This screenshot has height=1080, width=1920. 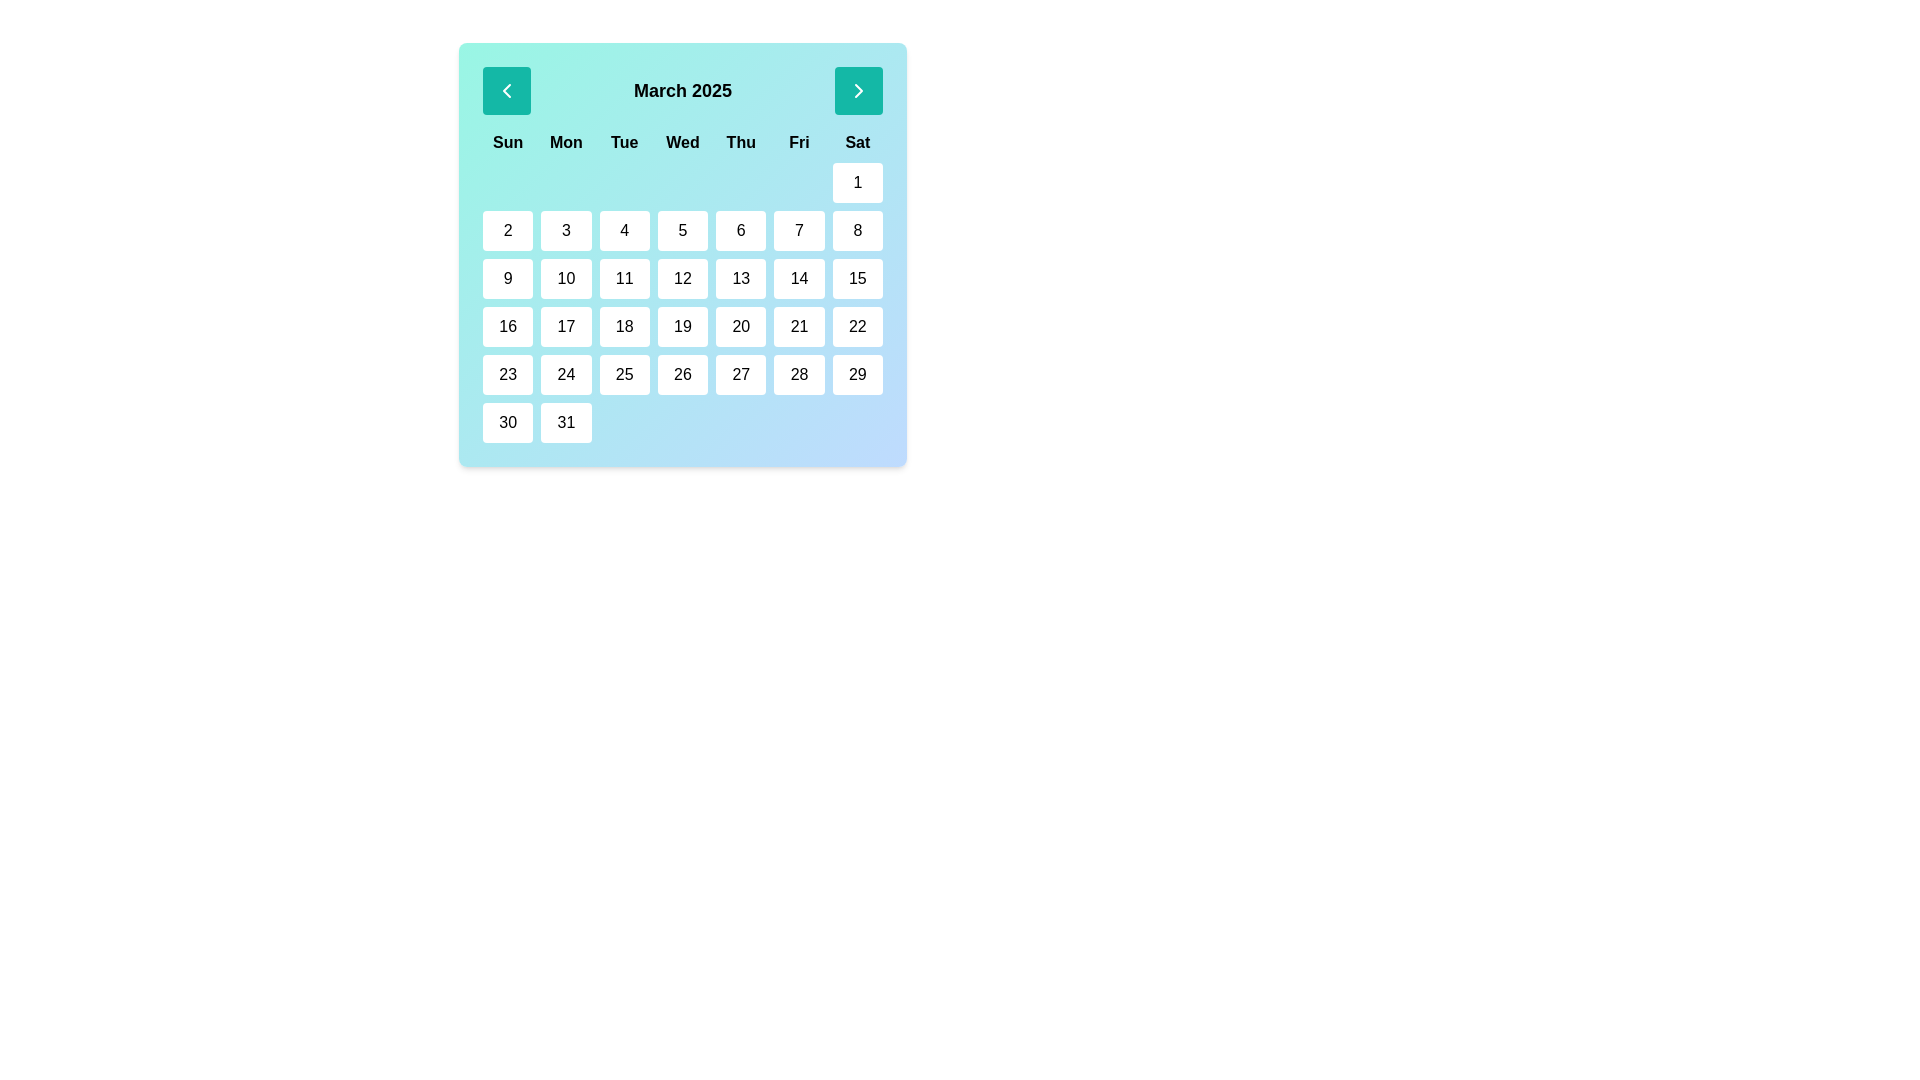 I want to click on the calendar day cell button displaying the number '20' located under the 'Thu' header in the fifth row and sixth column of the March 2025 calendar, so click(x=740, y=326).